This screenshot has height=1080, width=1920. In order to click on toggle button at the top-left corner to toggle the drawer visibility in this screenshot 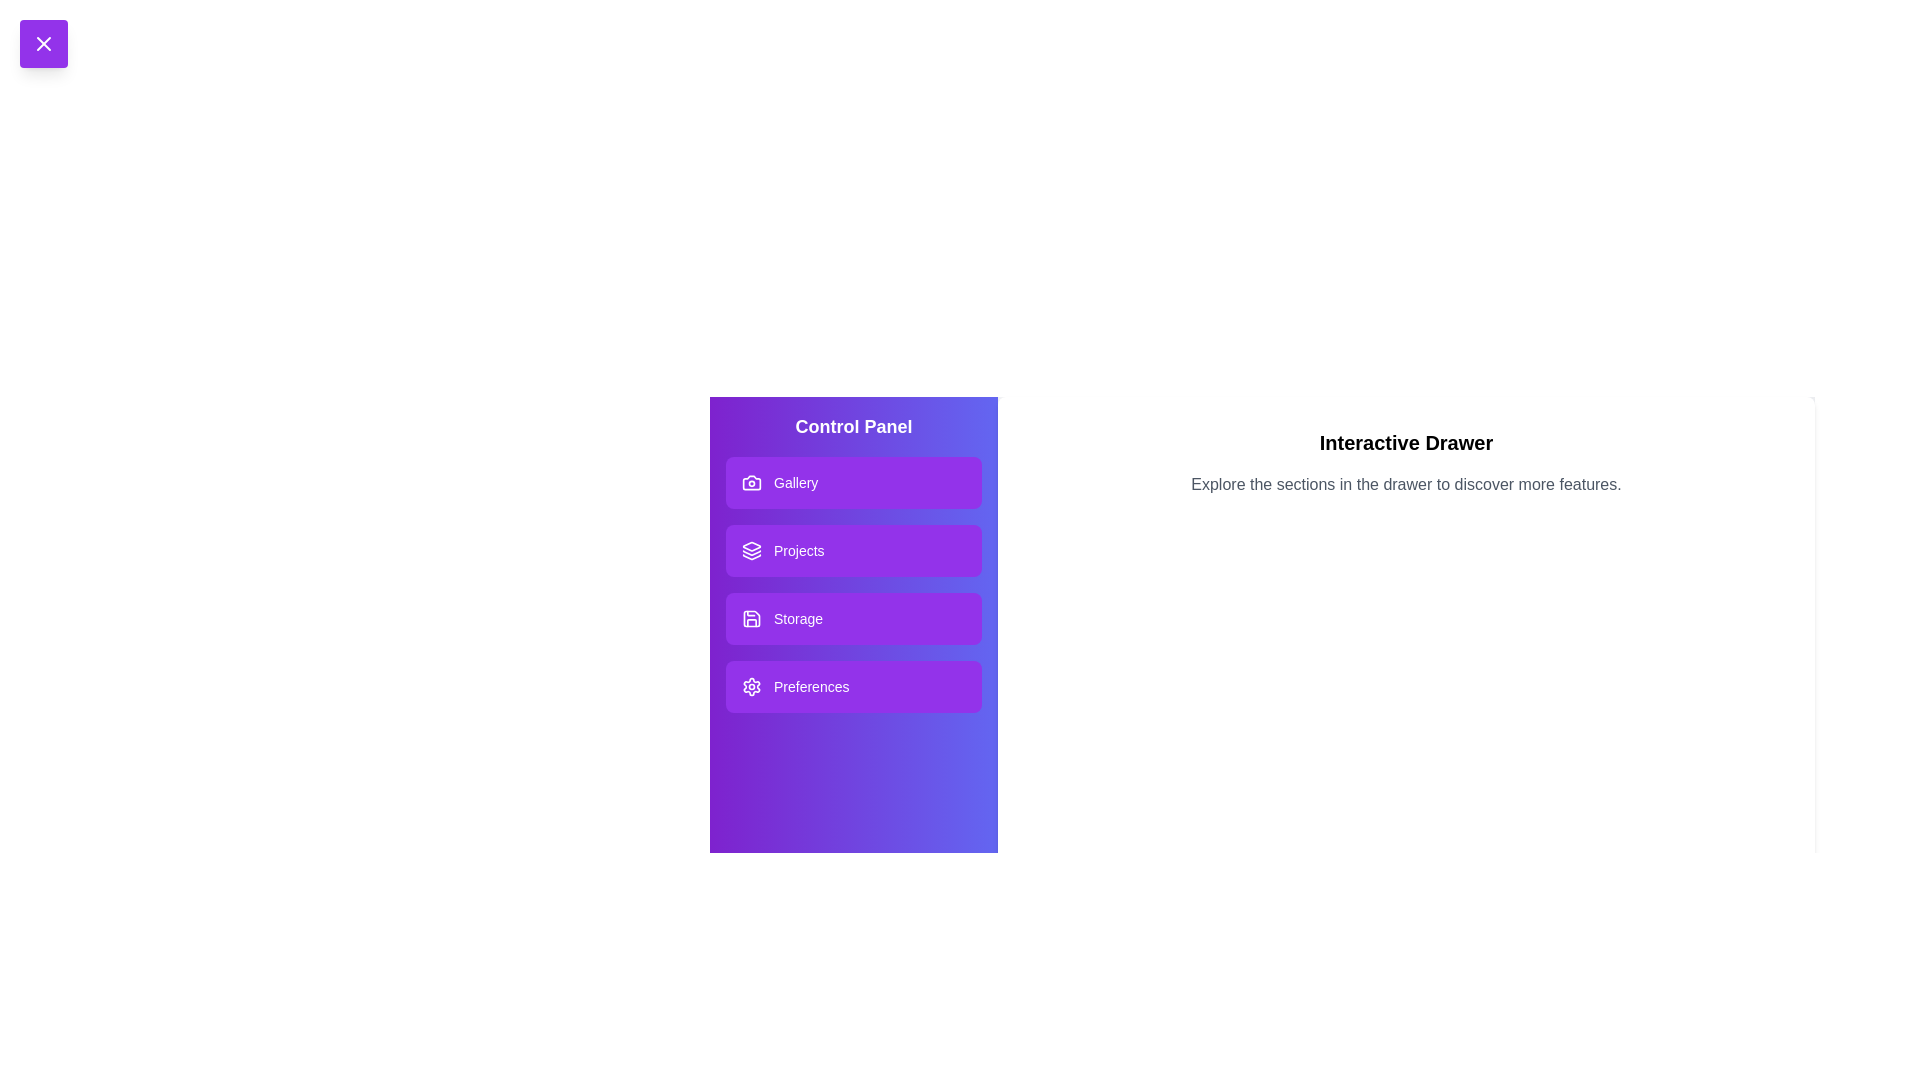, I will do `click(43, 43)`.